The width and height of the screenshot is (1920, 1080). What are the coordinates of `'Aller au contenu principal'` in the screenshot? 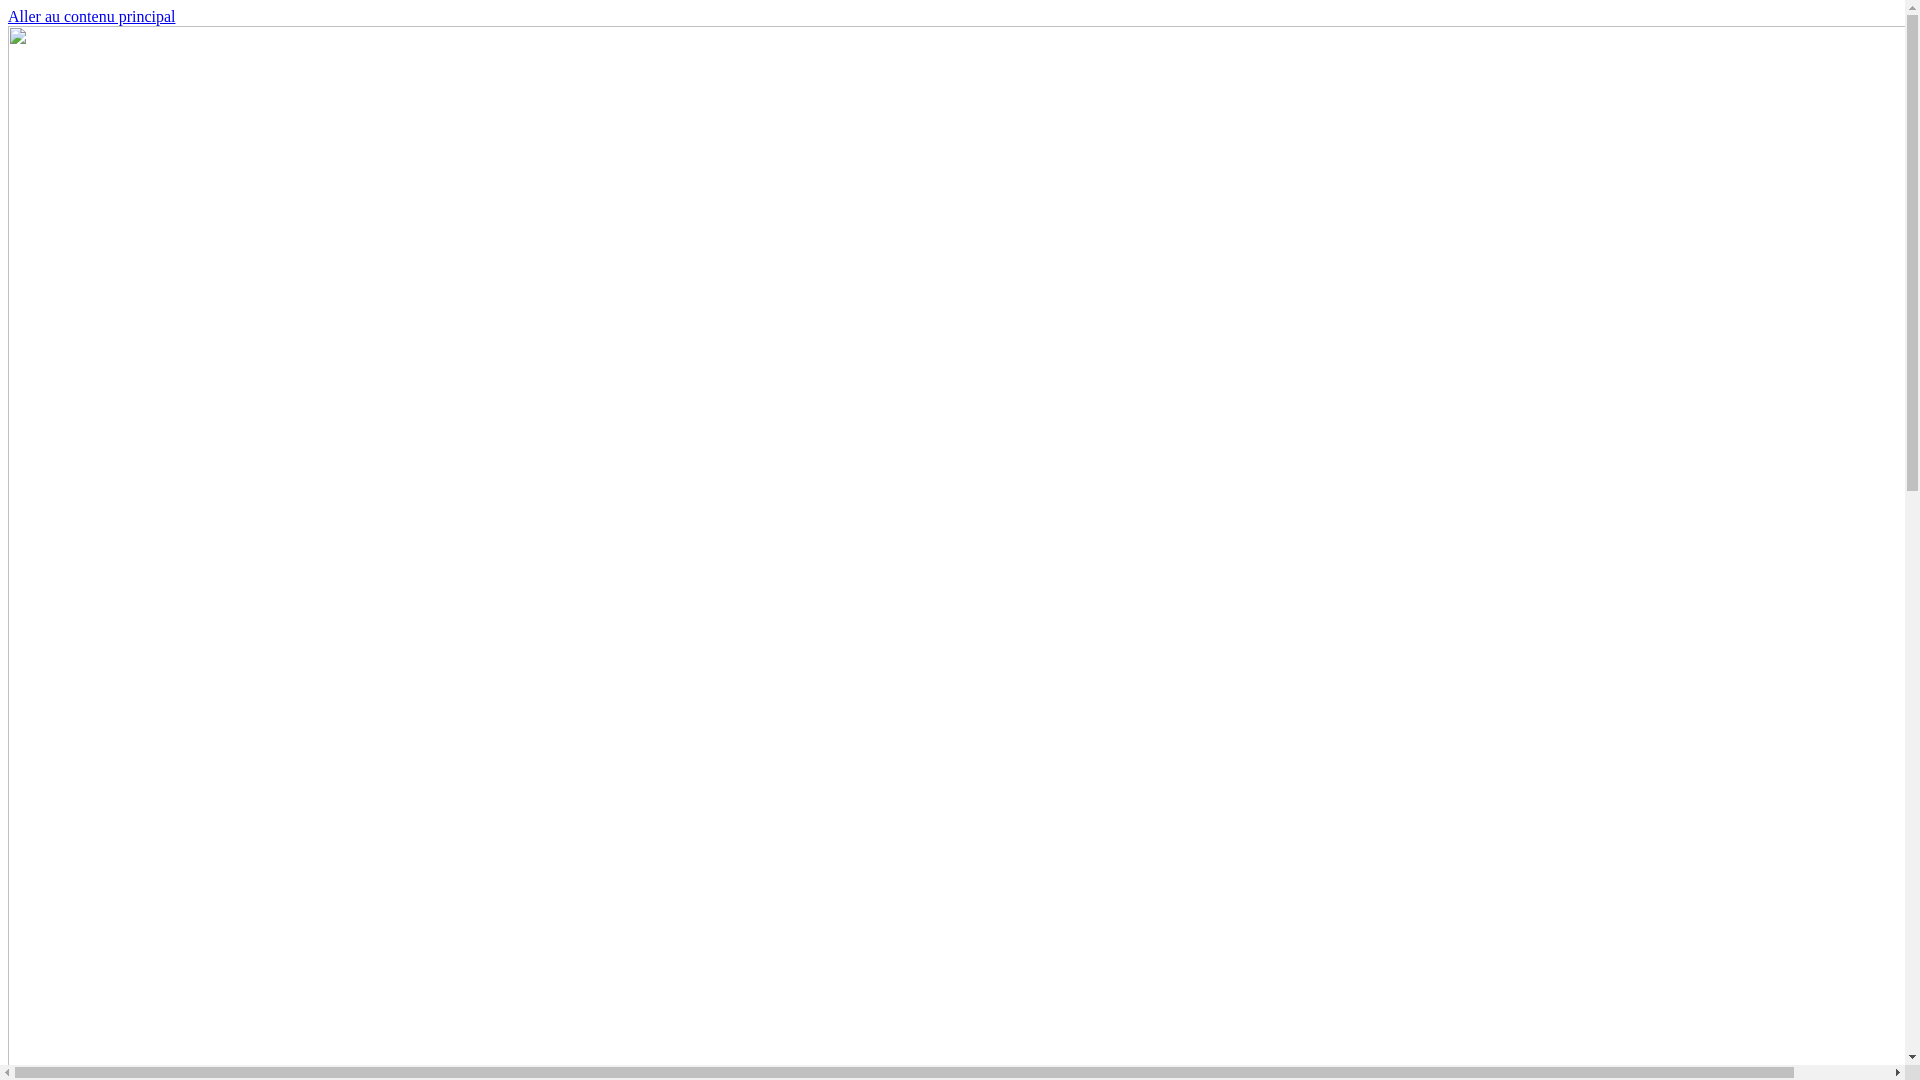 It's located at (90, 16).